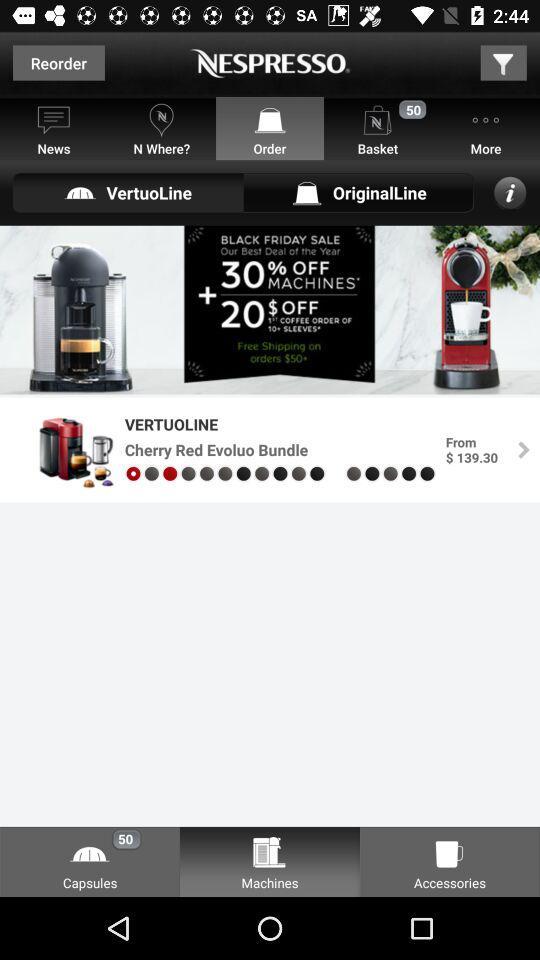 This screenshot has width=540, height=960. I want to click on icon  with i, so click(510, 192).